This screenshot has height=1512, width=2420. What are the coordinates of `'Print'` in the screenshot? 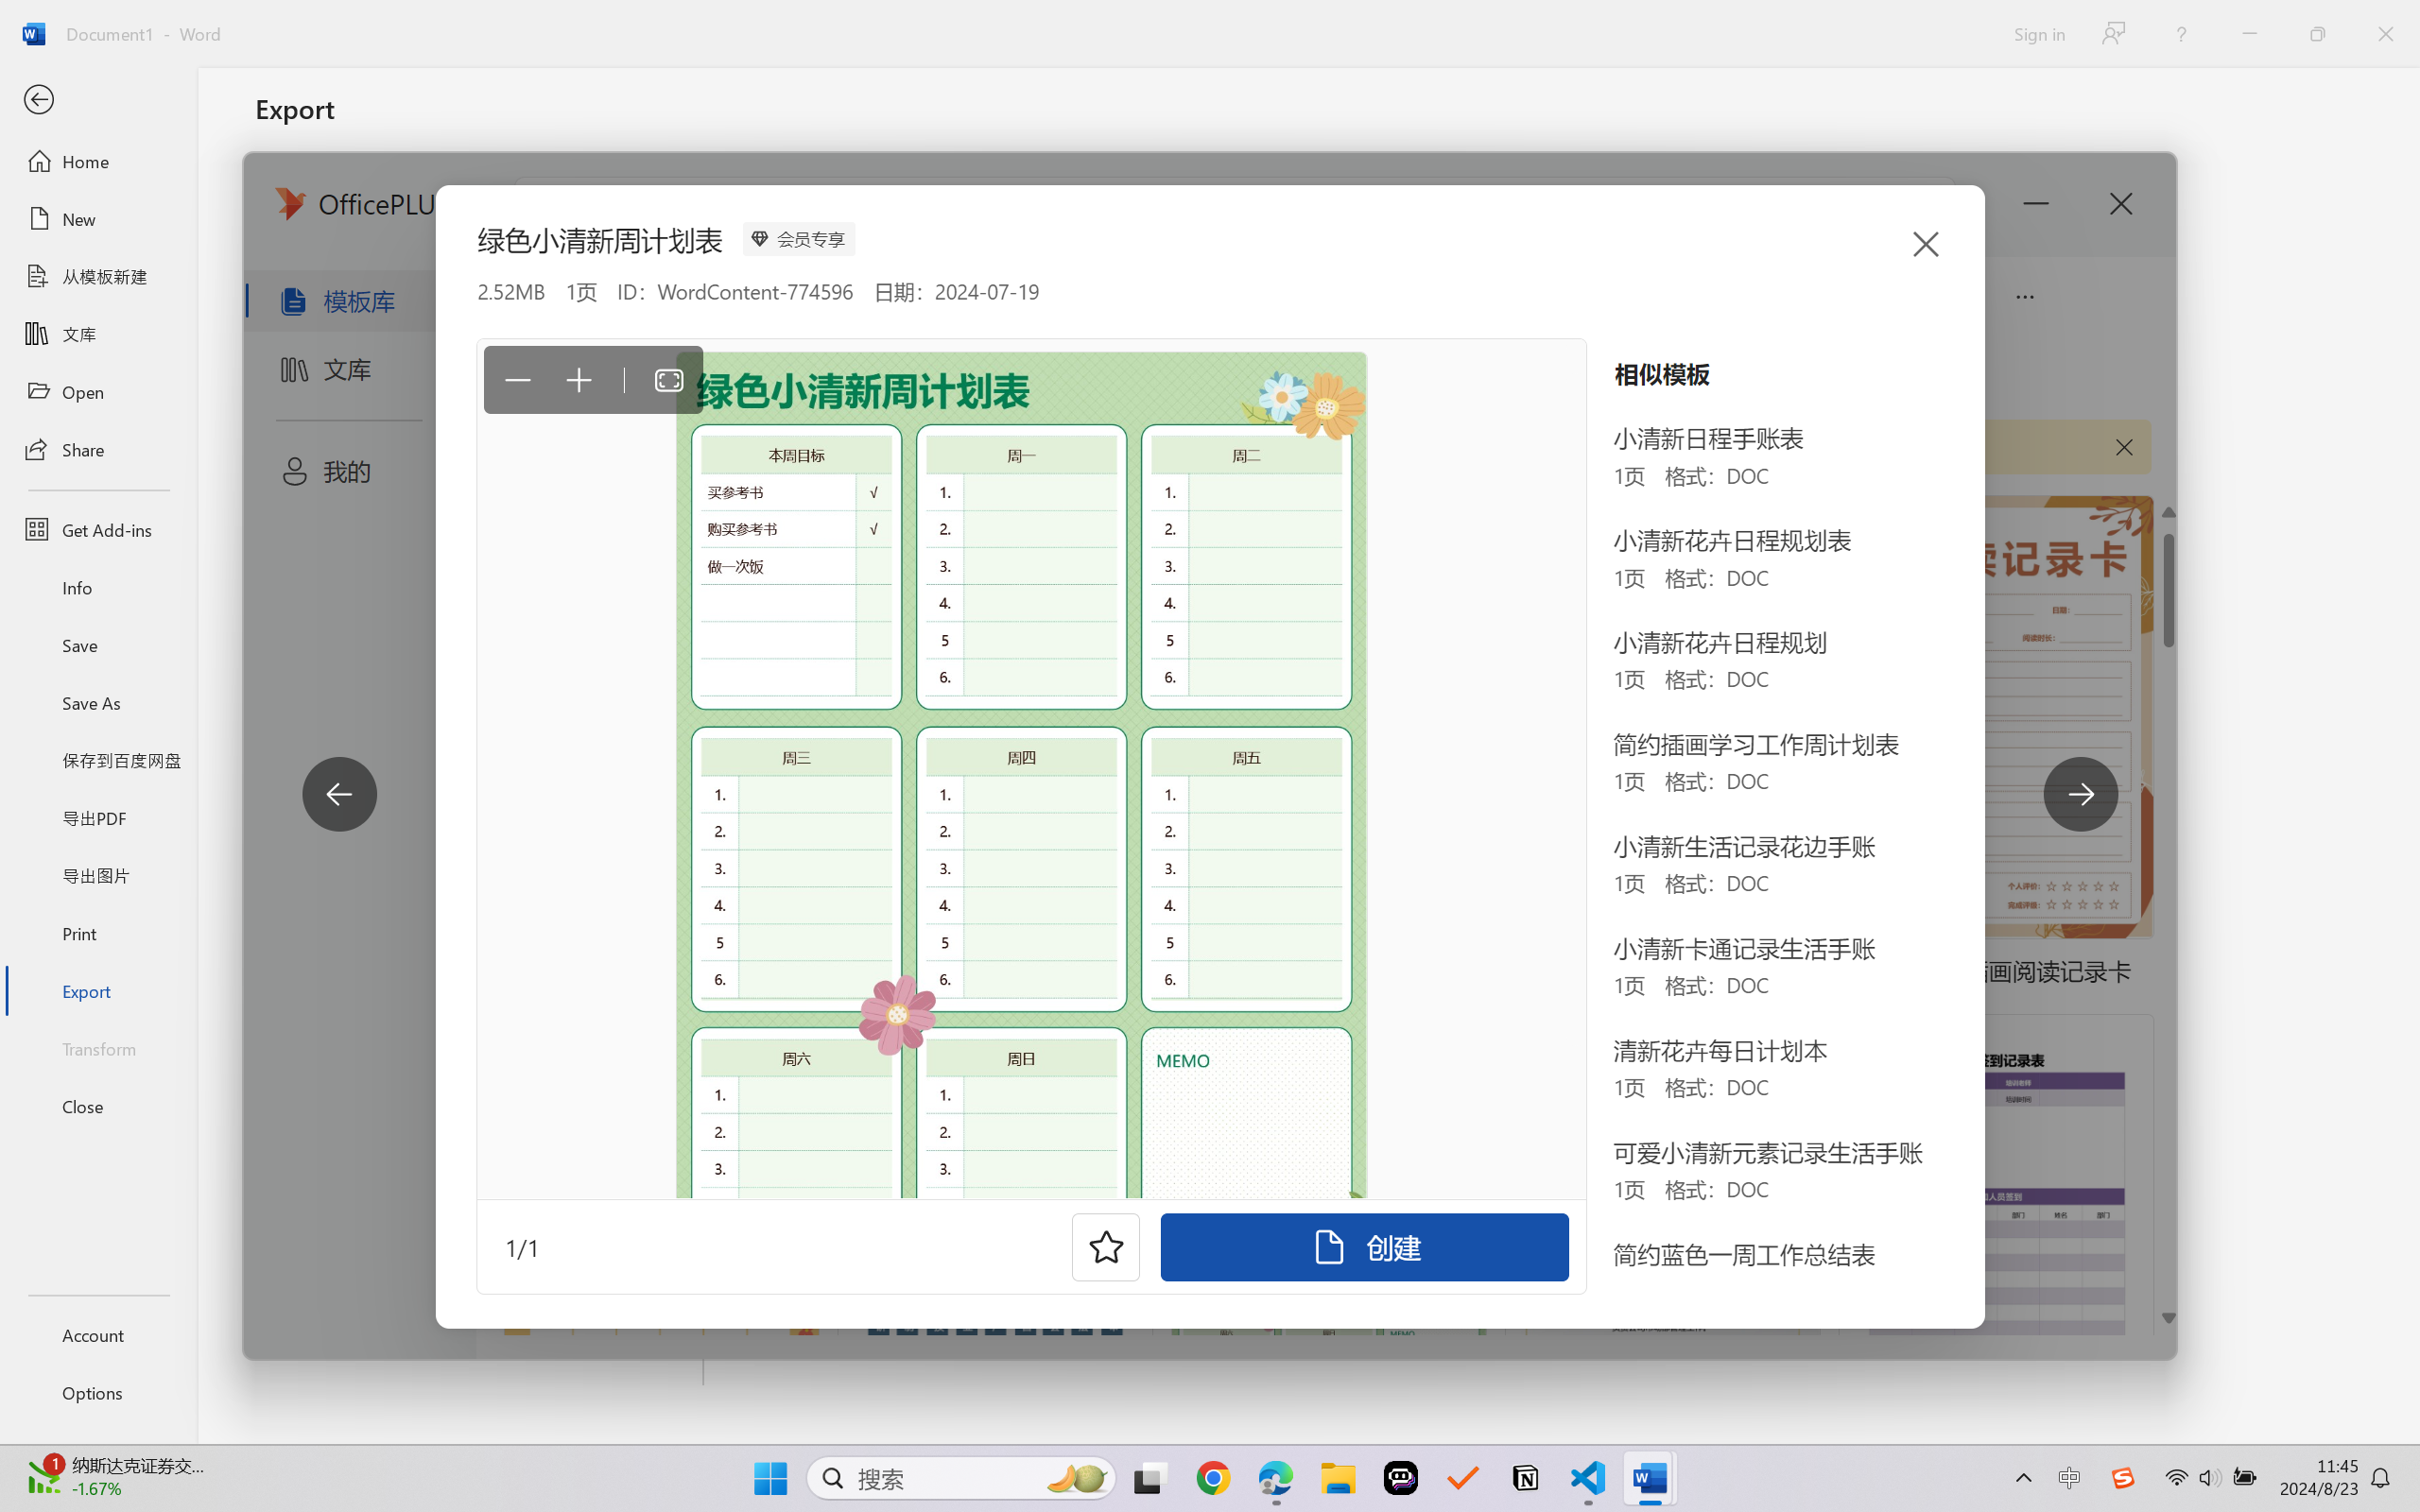 It's located at (97, 933).